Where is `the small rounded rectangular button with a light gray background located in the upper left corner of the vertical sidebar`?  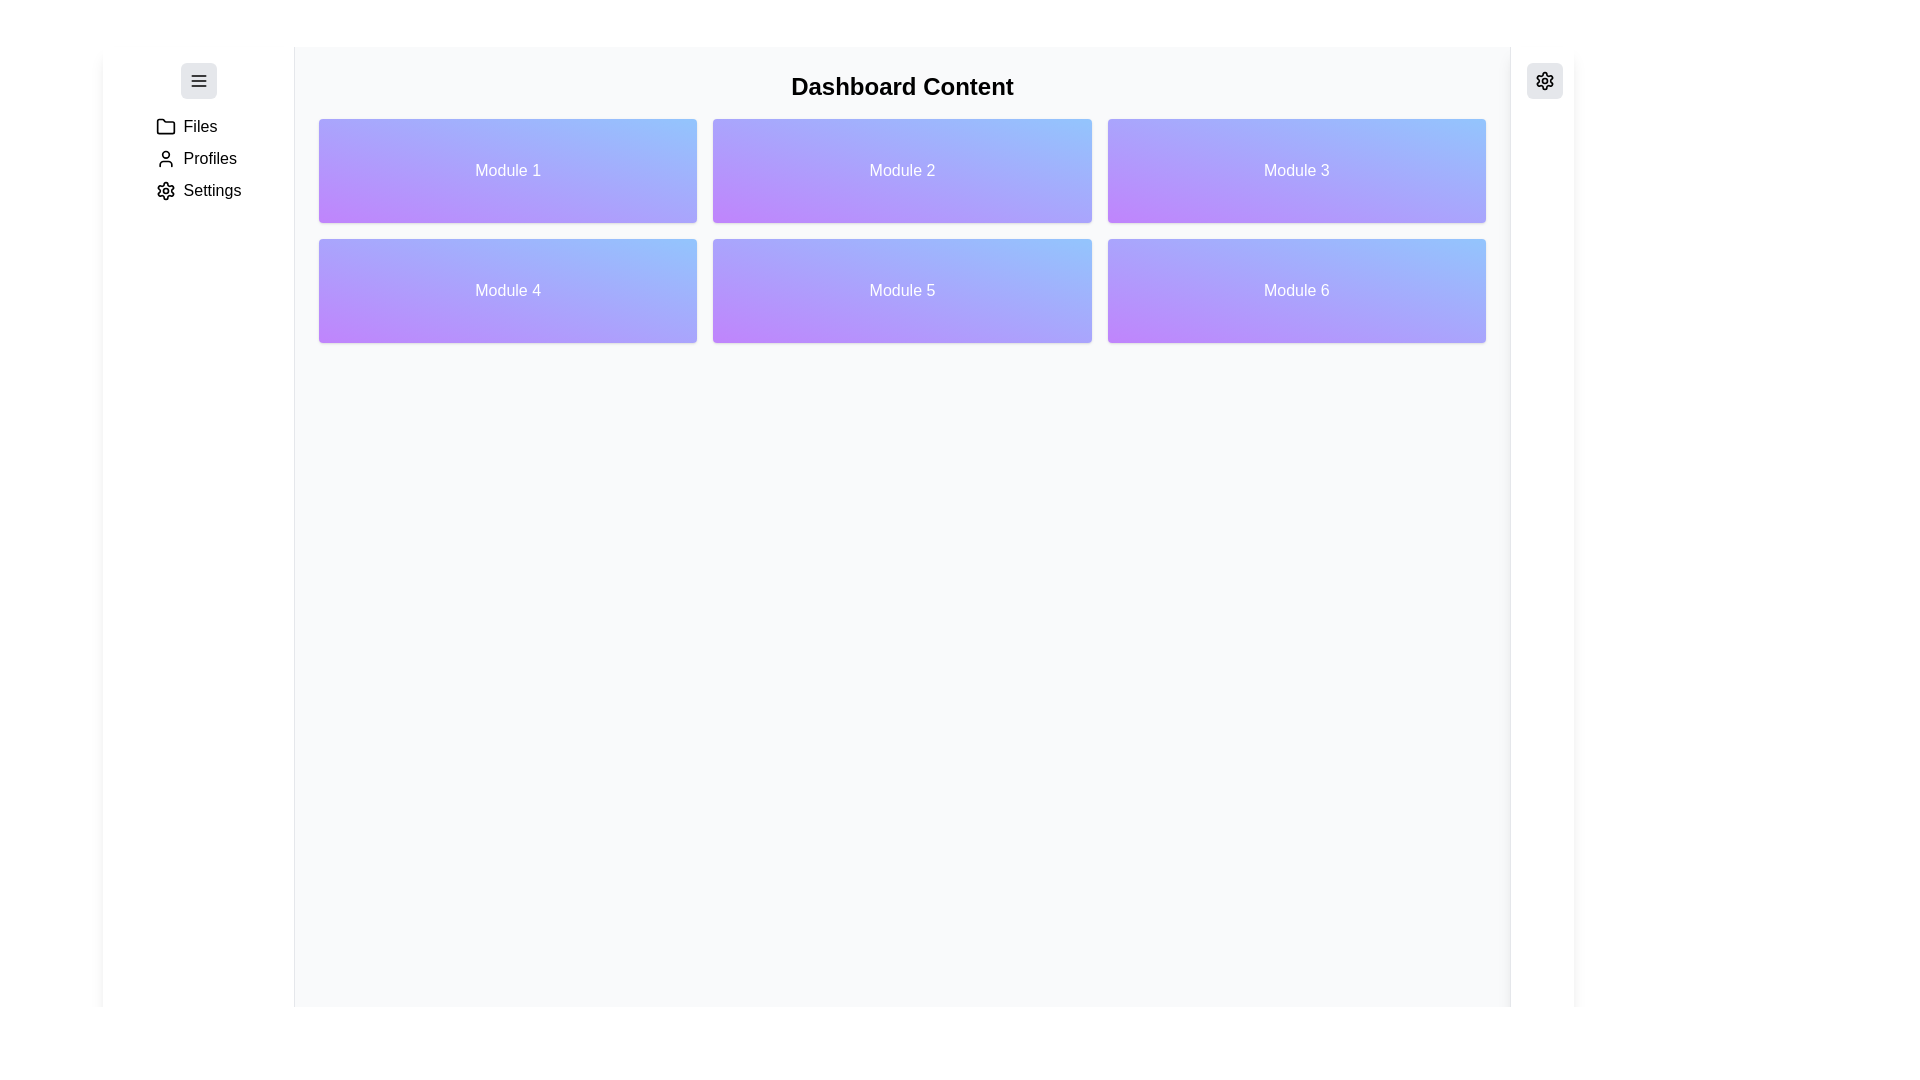
the small rounded rectangular button with a light gray background located in the upper left corner of the vertical sidebar is located at coordinates (198, 80).